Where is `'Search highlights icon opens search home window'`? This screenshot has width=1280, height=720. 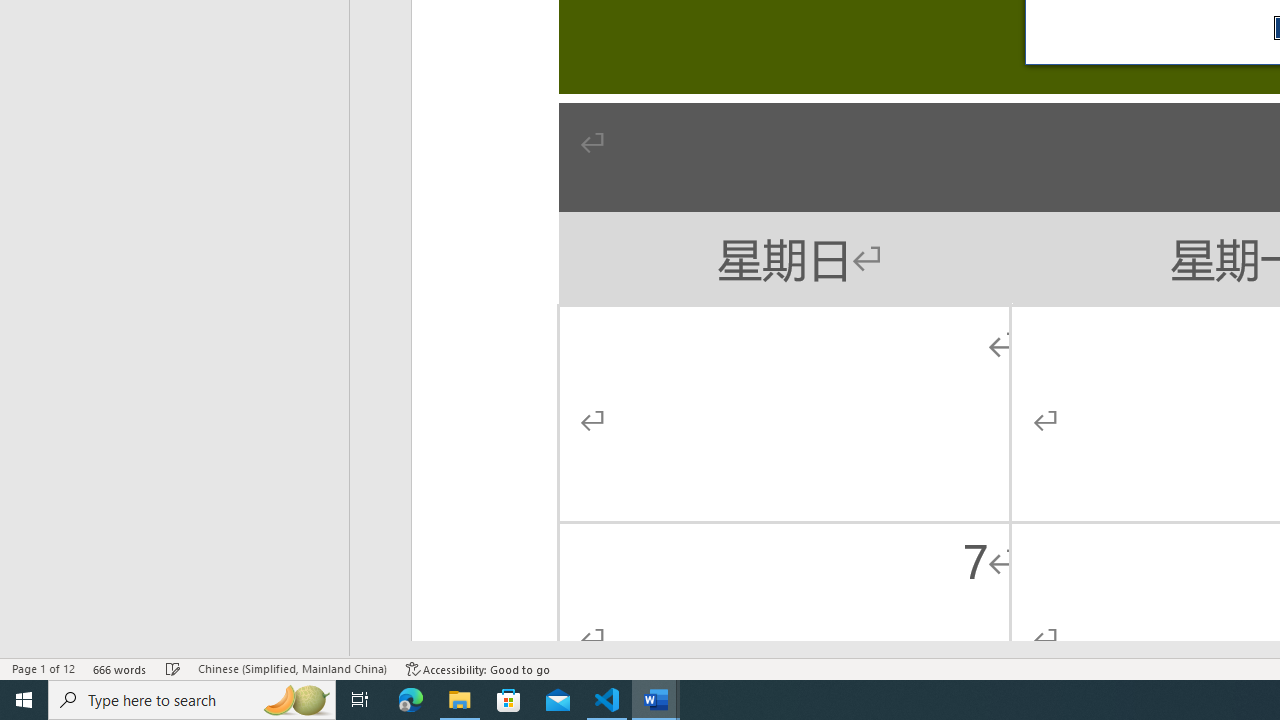
'Search highlights icon opens search home window' is located at coordinates (294, 698).